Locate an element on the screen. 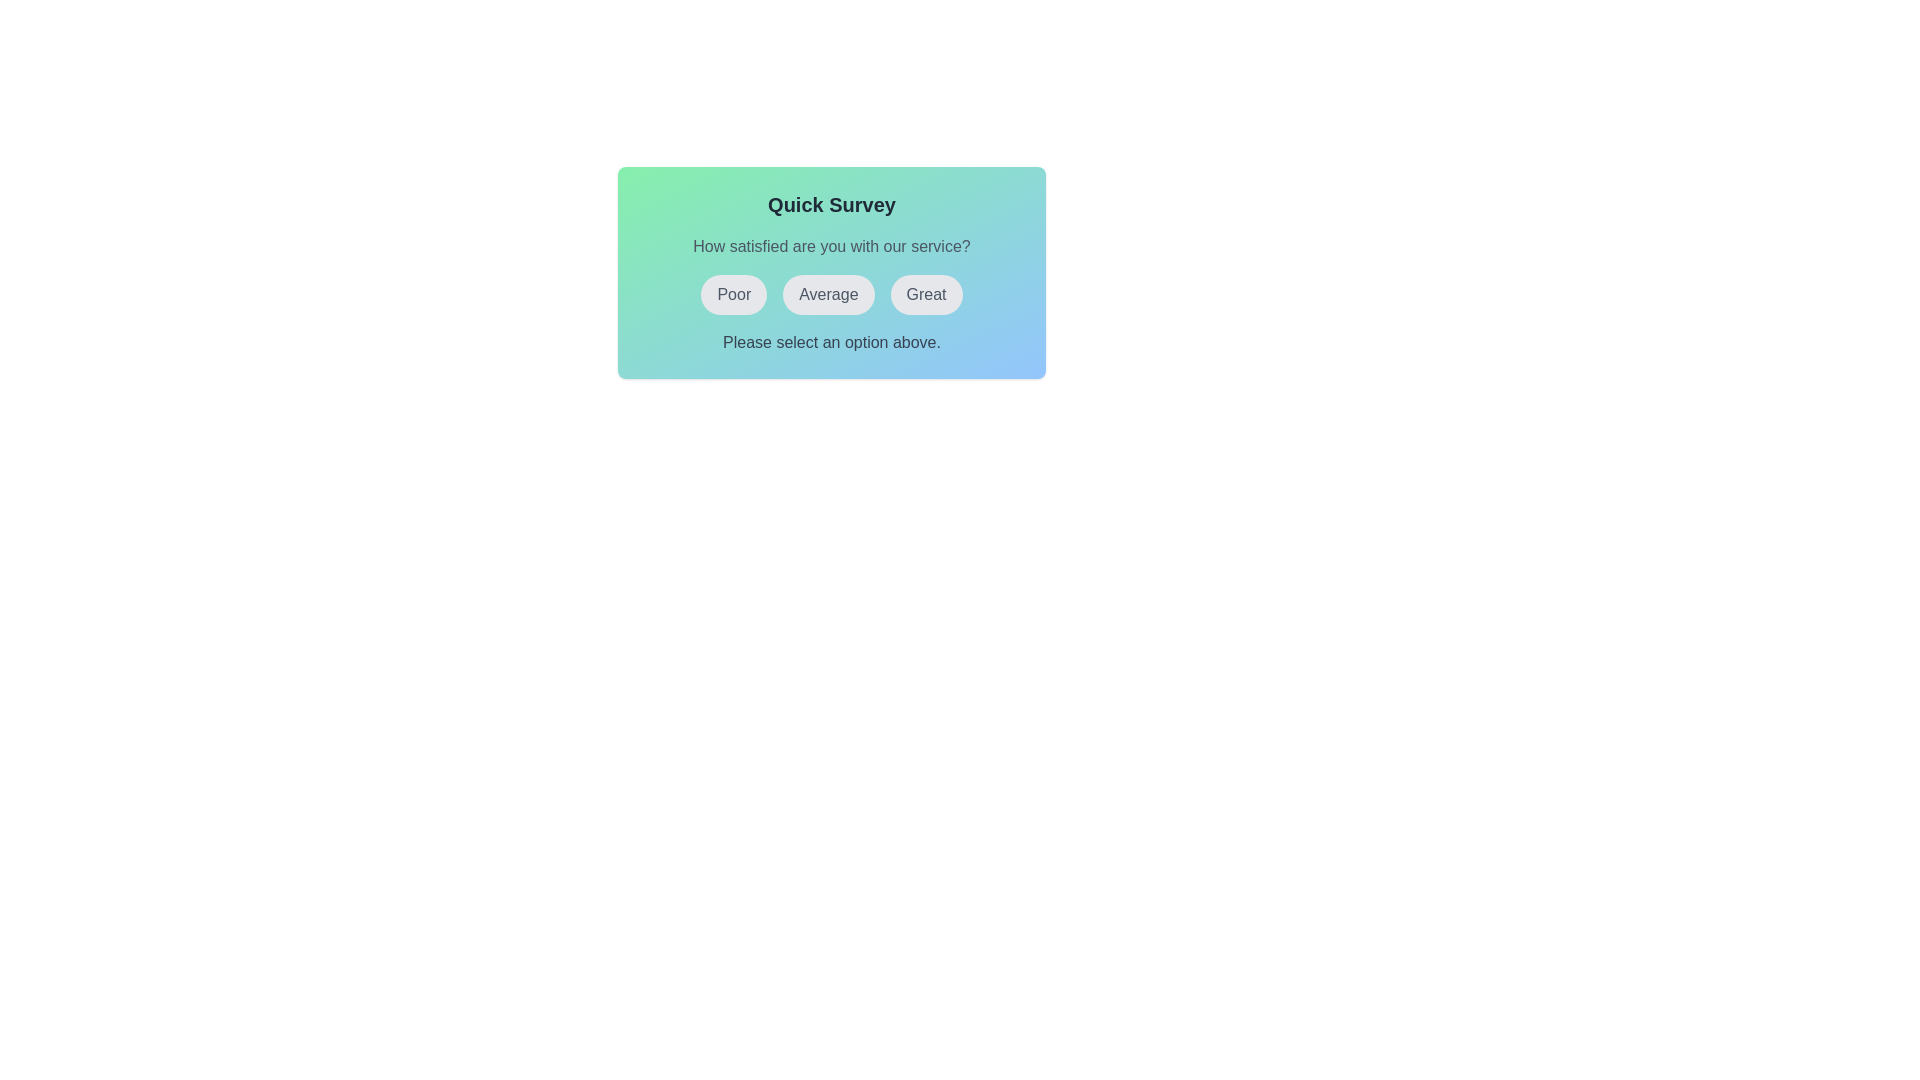 The height and width of the screenshot is (1080, 1920). the button labeled Great is located at coordinates (925, 294).